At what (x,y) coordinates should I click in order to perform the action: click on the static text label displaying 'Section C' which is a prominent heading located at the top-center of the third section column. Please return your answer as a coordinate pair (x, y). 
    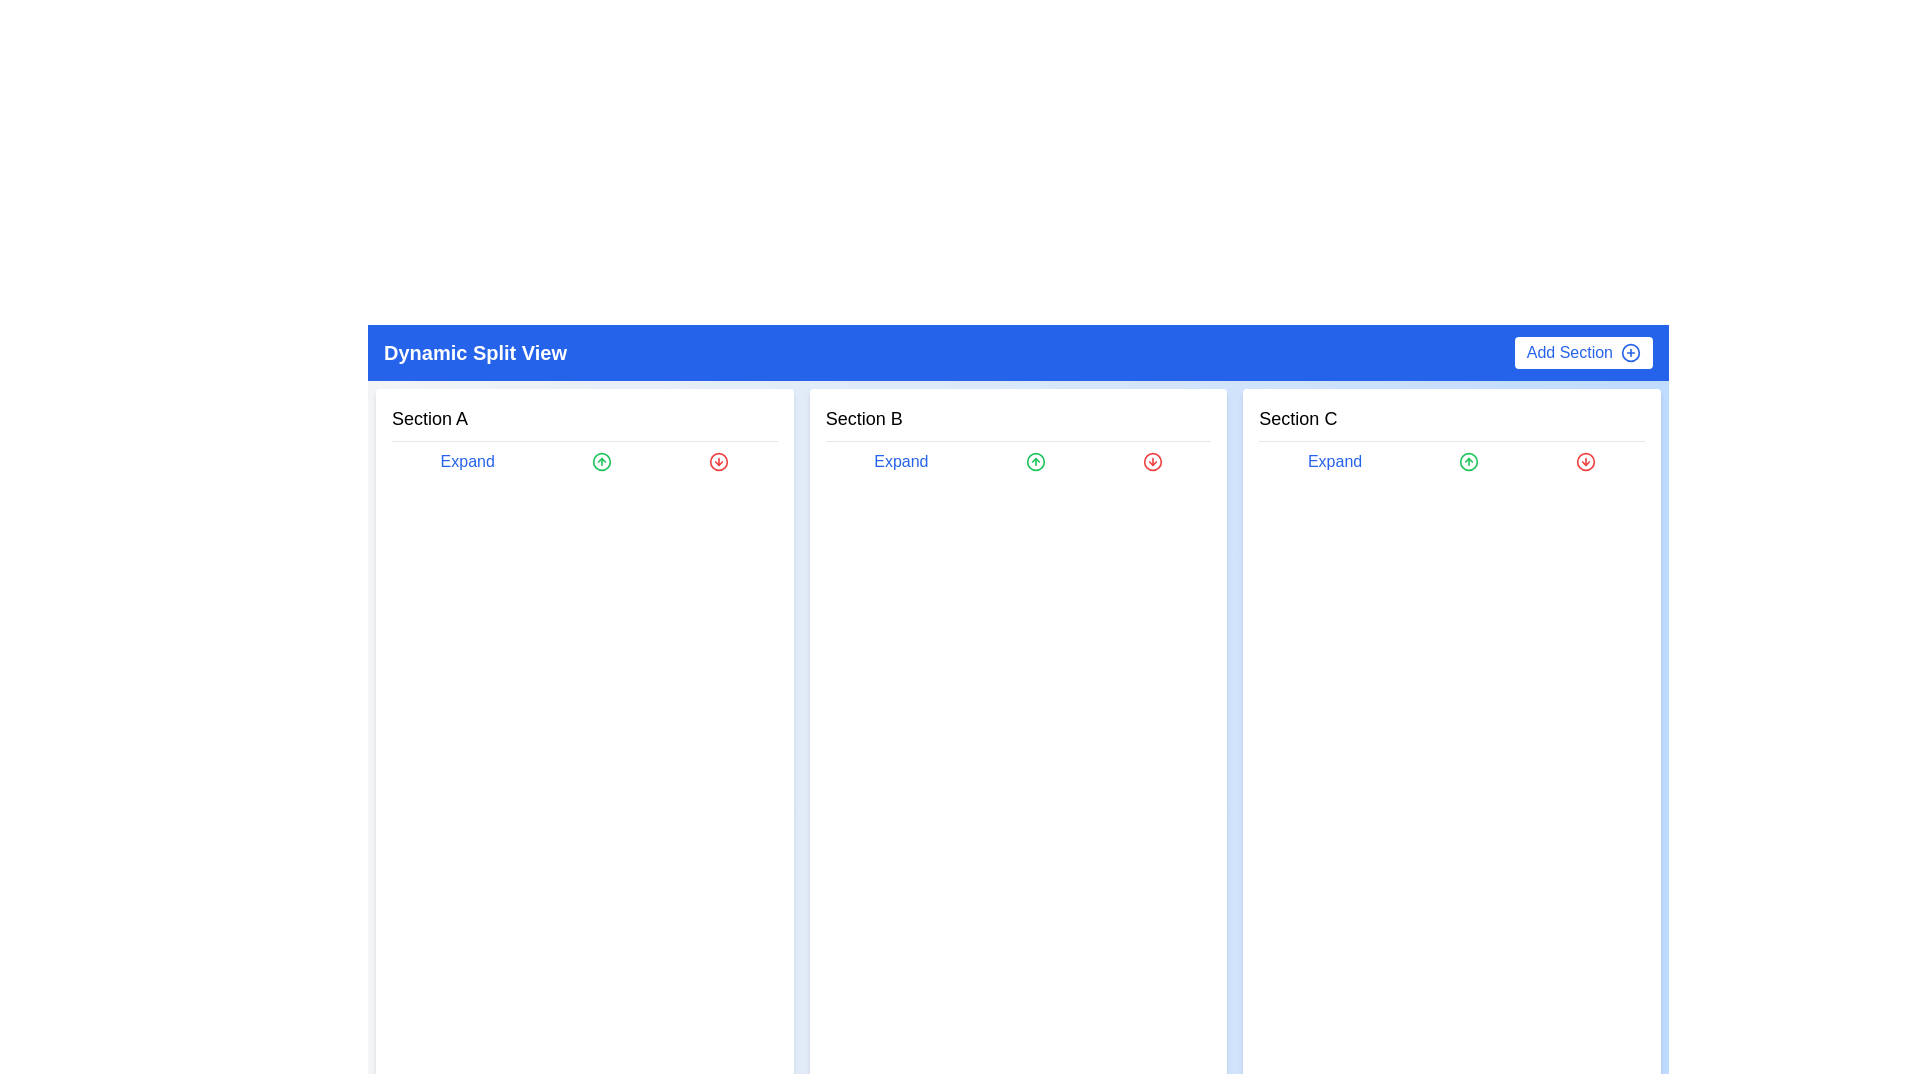
    Looking at the image, I should click on (1298, 418).